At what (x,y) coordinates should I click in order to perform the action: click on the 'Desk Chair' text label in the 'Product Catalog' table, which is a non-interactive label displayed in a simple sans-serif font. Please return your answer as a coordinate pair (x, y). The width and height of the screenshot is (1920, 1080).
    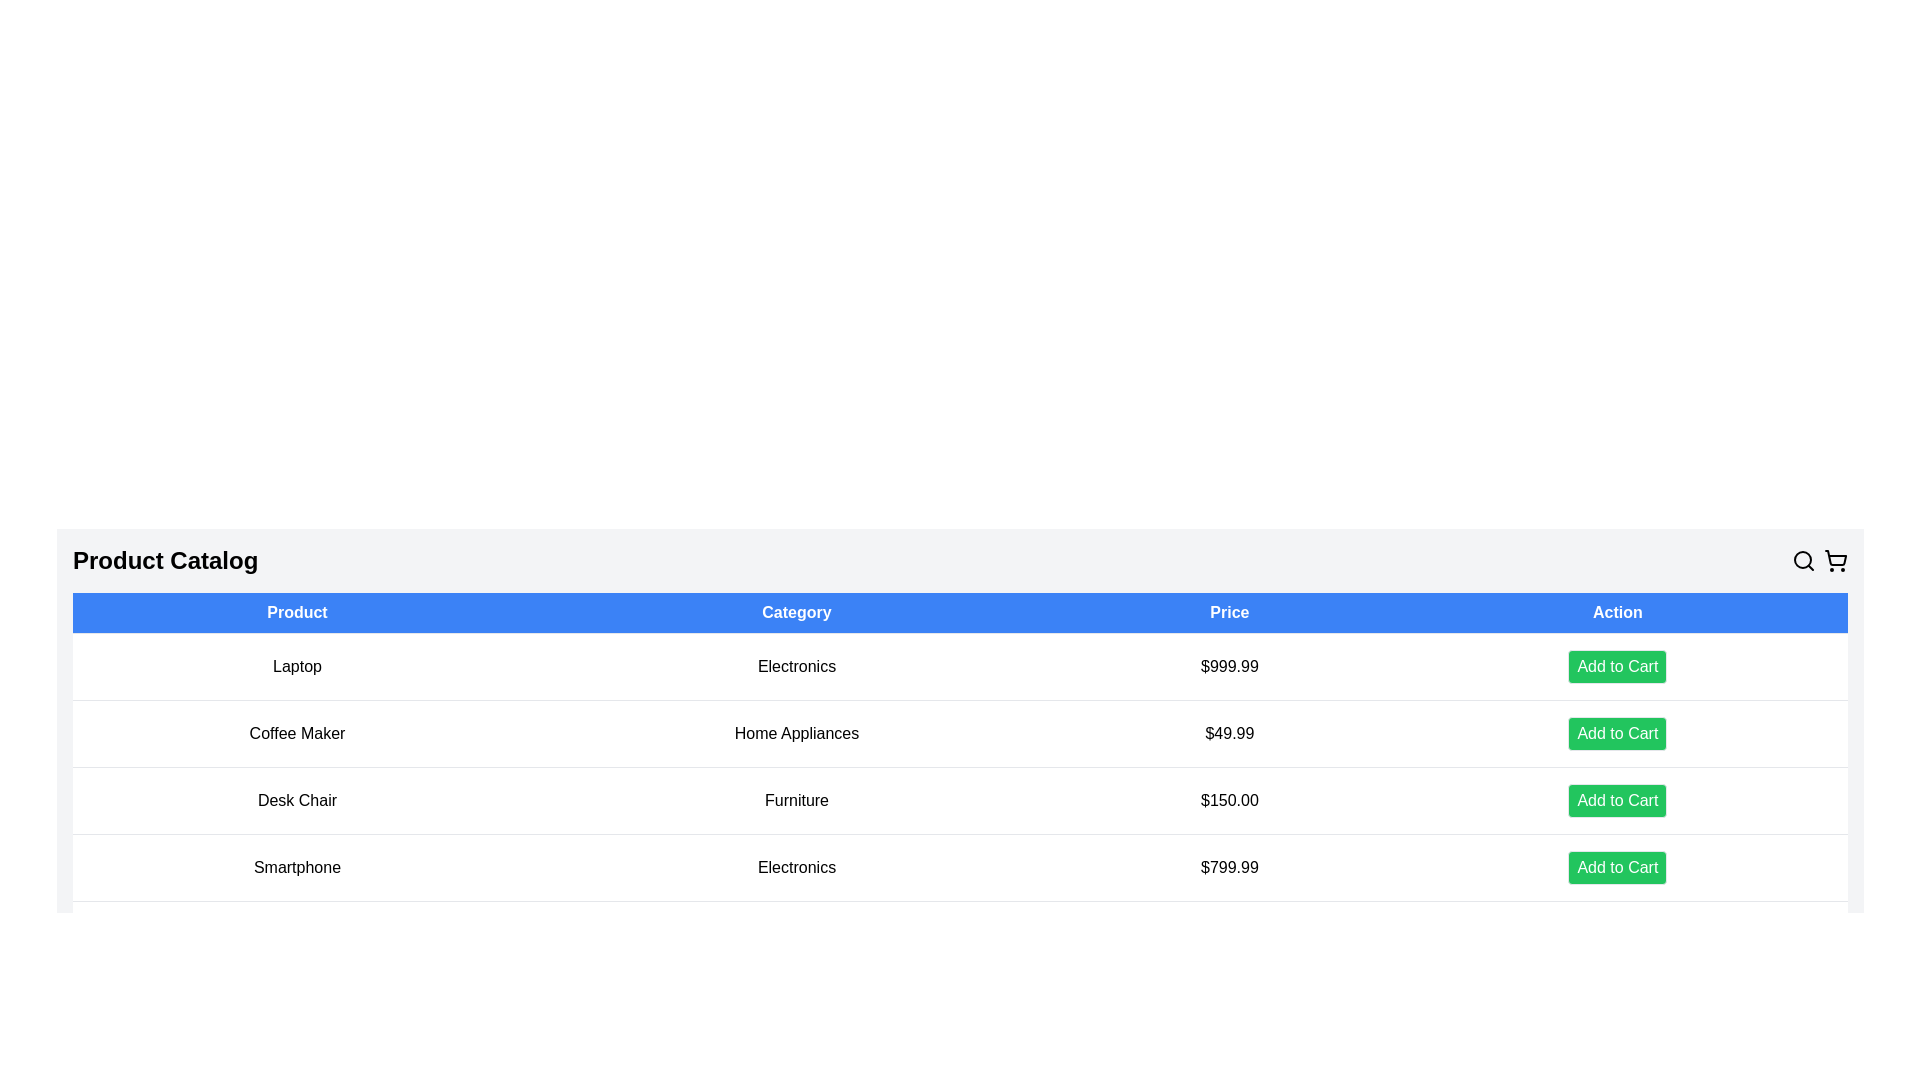
    Looking at the image, I should click on (296, 800).